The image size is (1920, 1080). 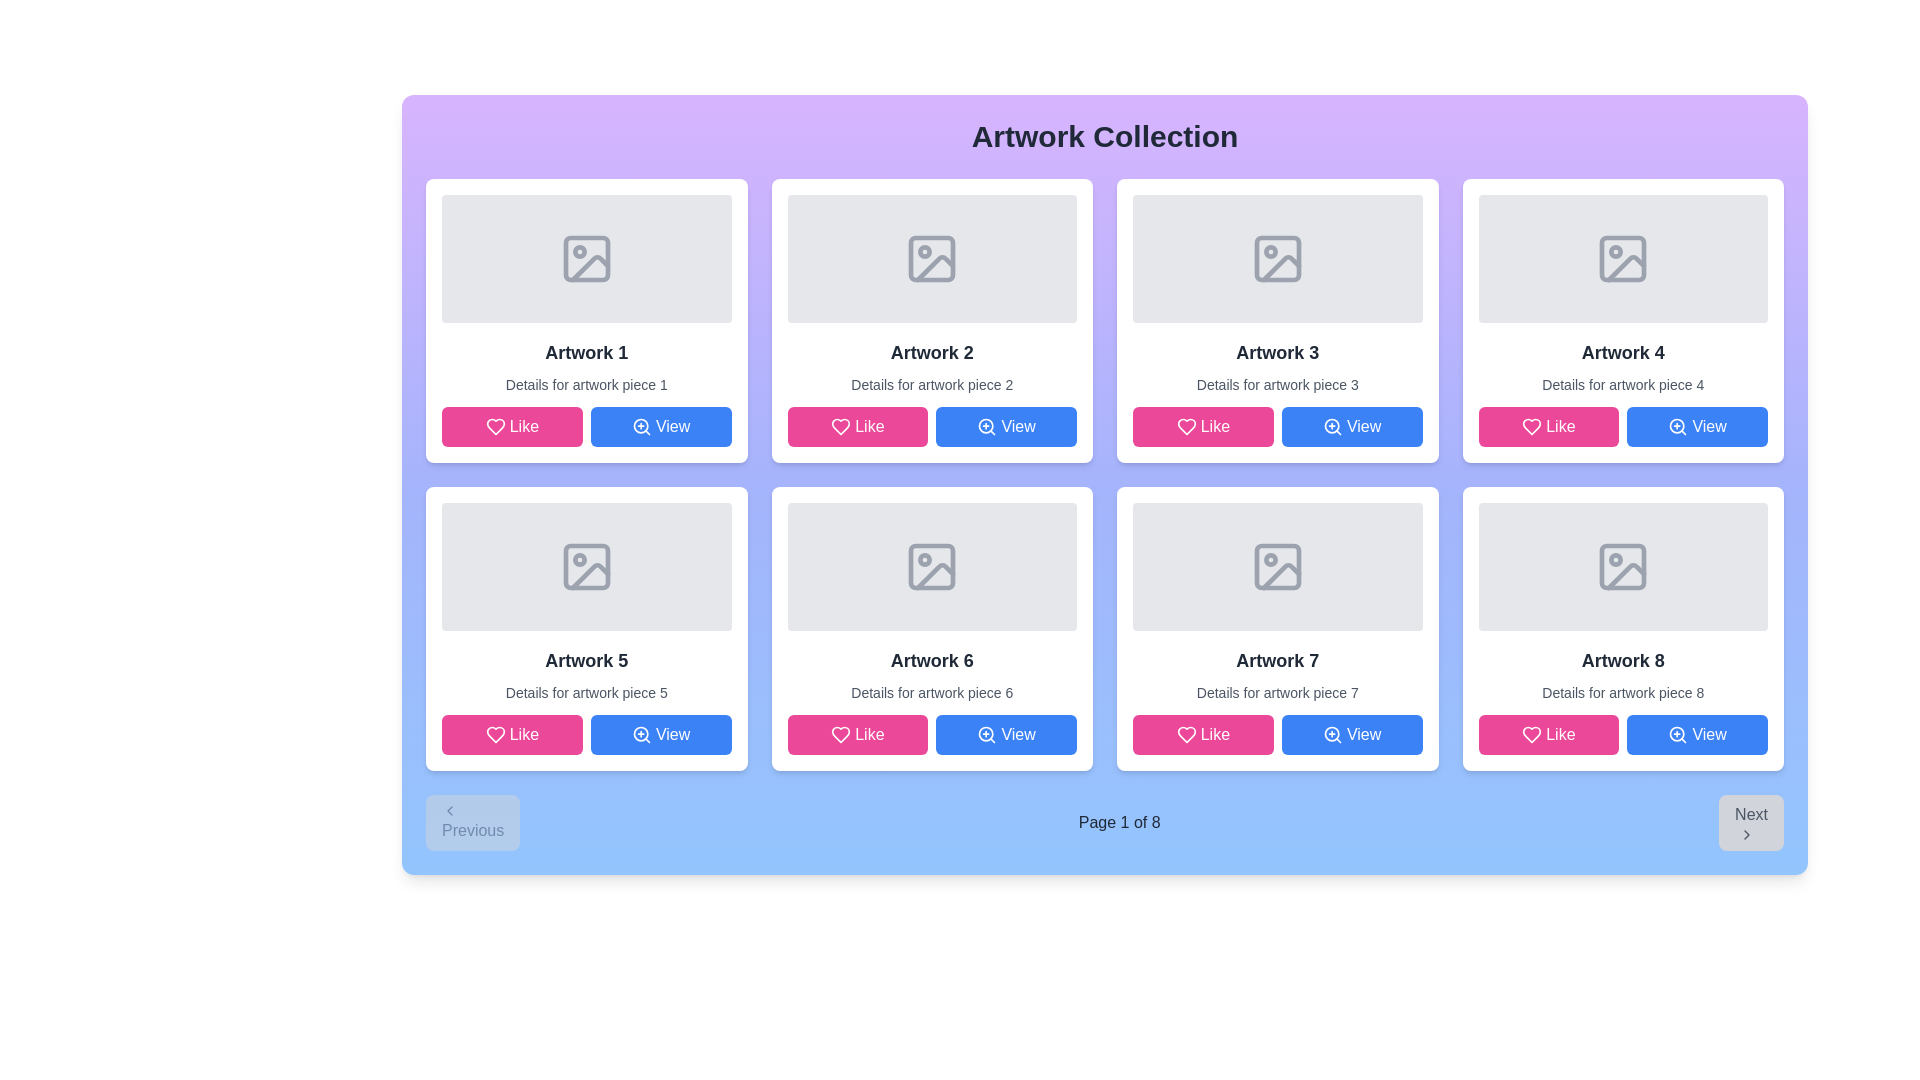 I want to click on the blue button with white text reading 'View', which has a magnifying glass icon on the left side, so click(x=1352, y=735).